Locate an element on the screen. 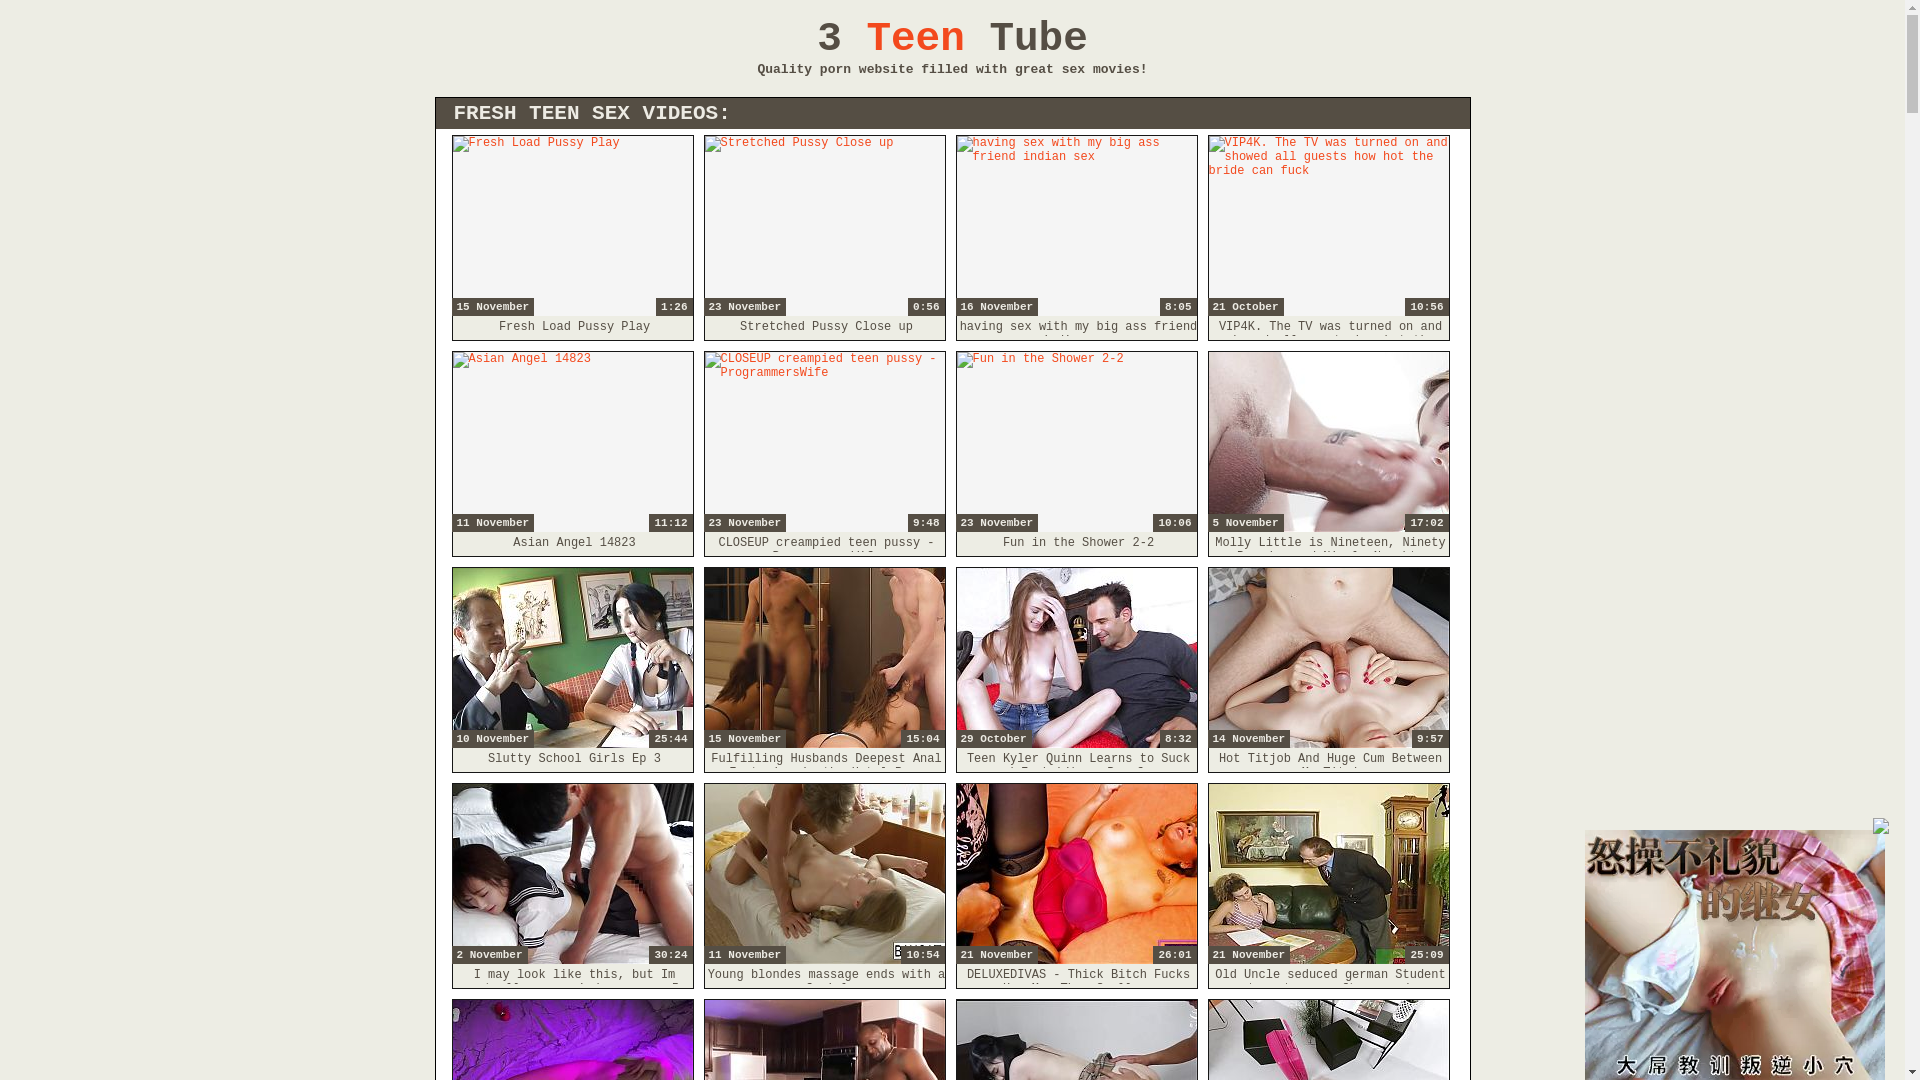 Image resolution: width=1920 pixels, height=1080 pixels. '9:57 is located at coordinates (1328, 658).